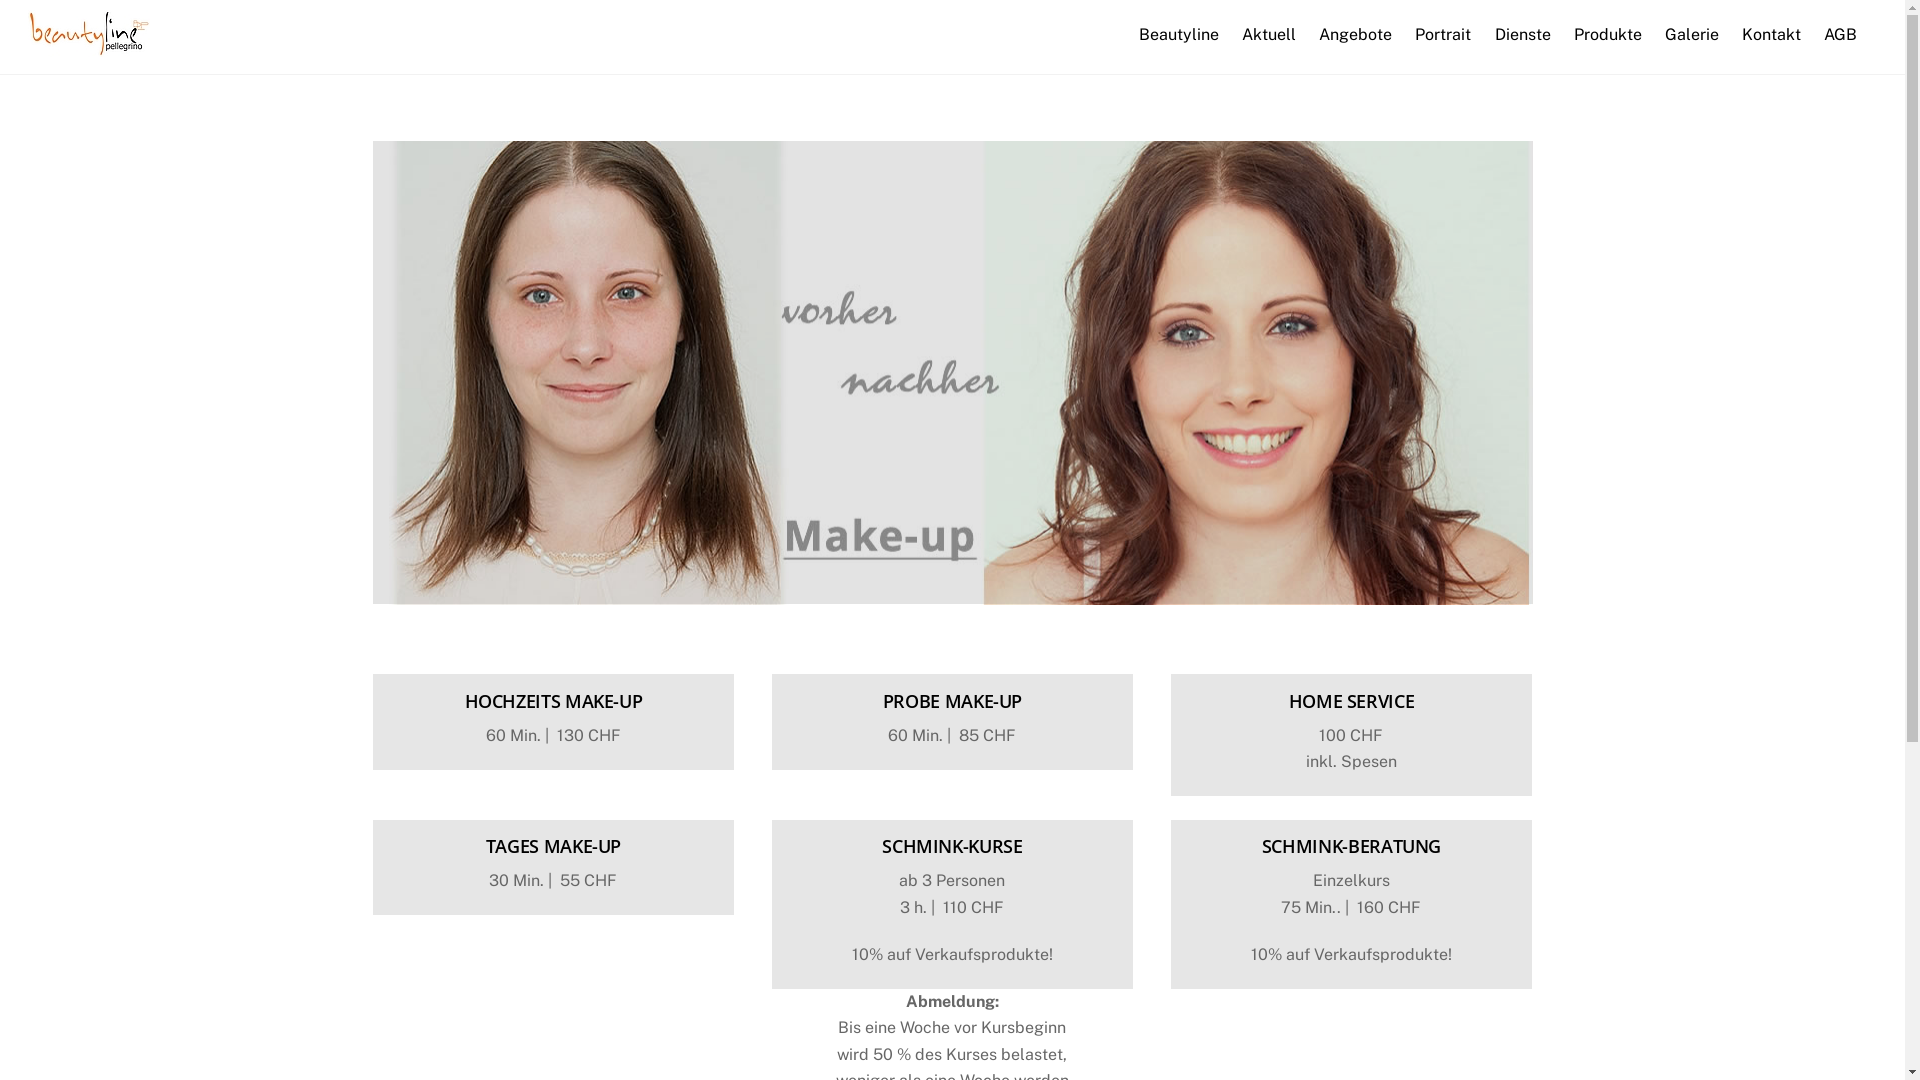 The image size is (1920, 1080). I want to click on 'Beautyline', so click(1178, 34).